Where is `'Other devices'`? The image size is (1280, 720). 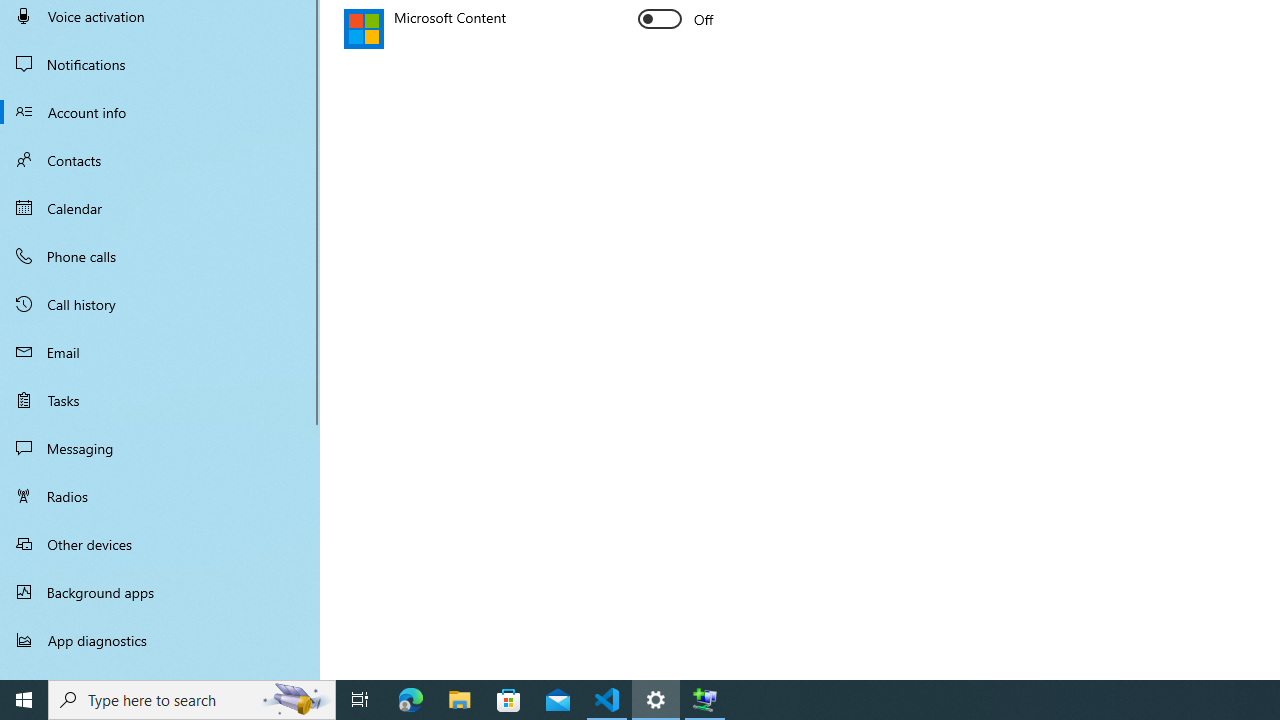
'Other devices' is located at coordinates (160, 543).